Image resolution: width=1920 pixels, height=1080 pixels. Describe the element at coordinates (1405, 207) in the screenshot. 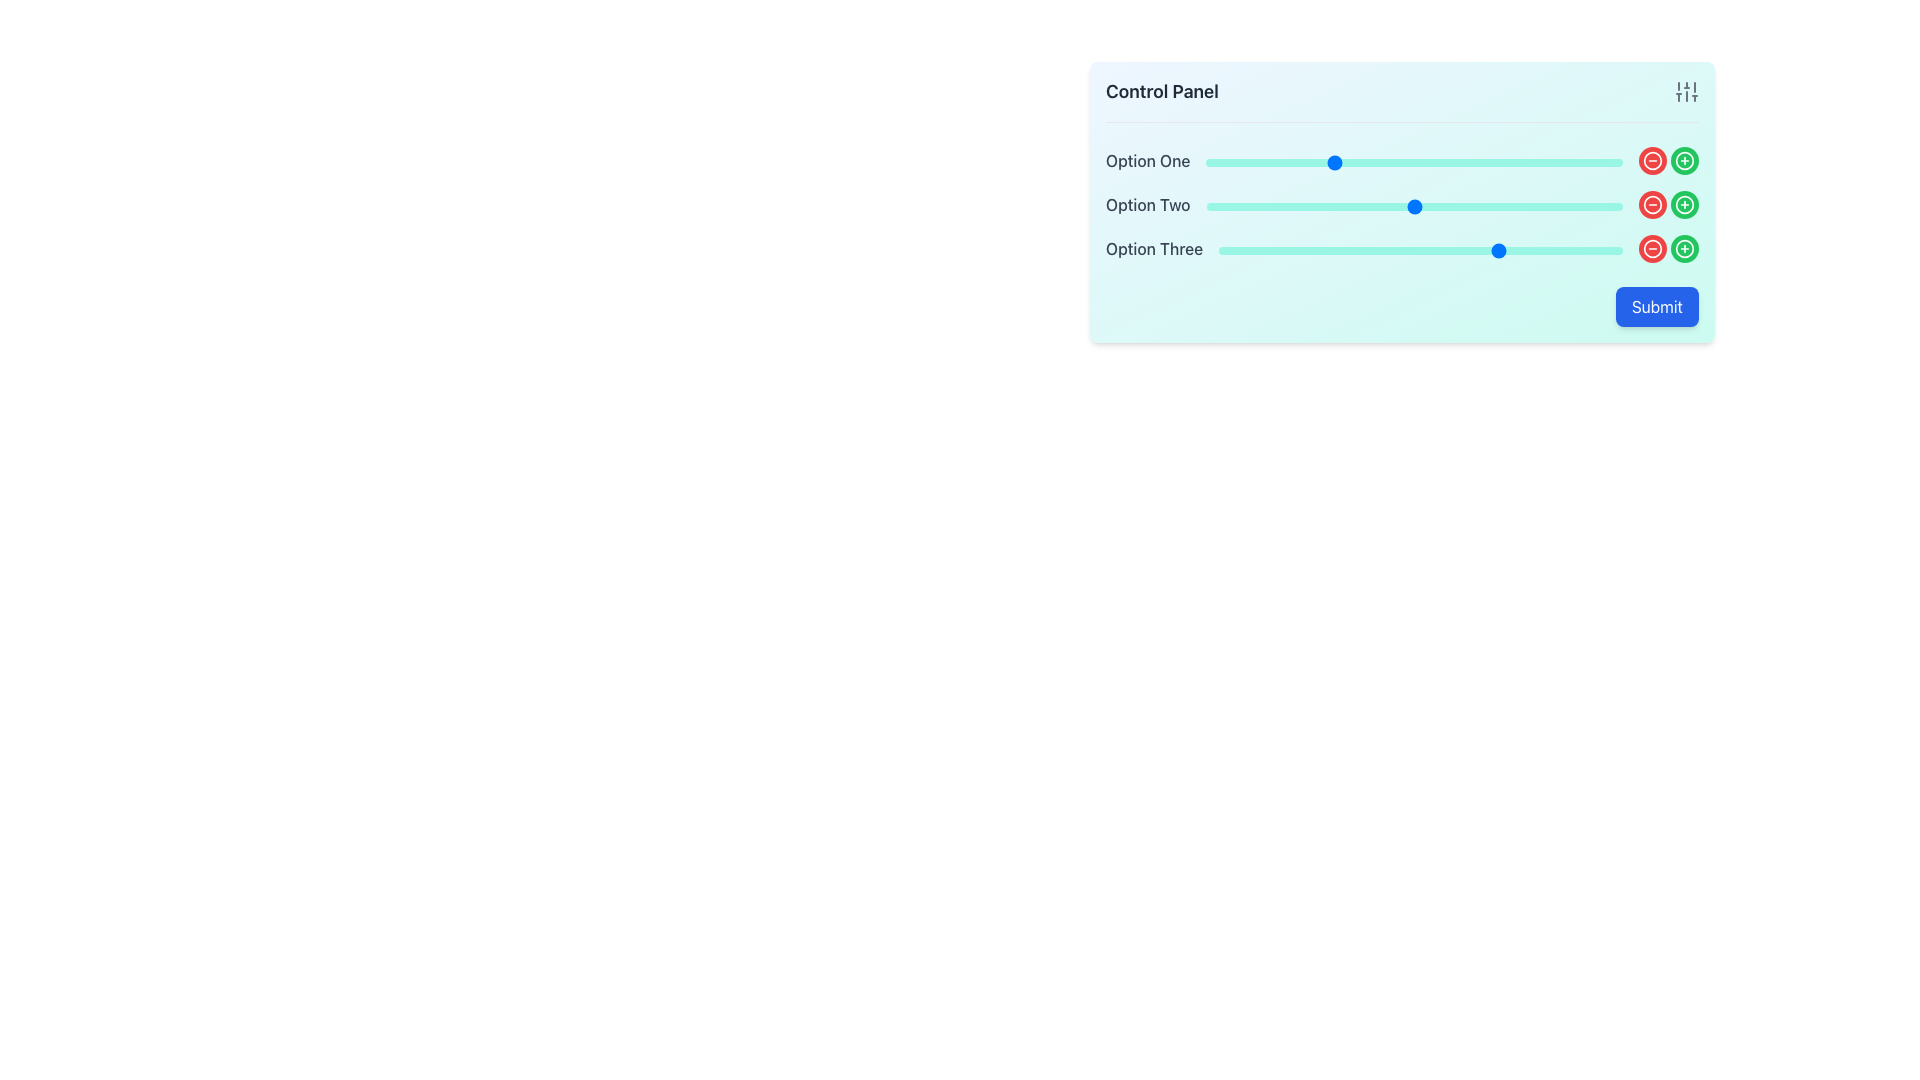

I see `the slider` at that location.